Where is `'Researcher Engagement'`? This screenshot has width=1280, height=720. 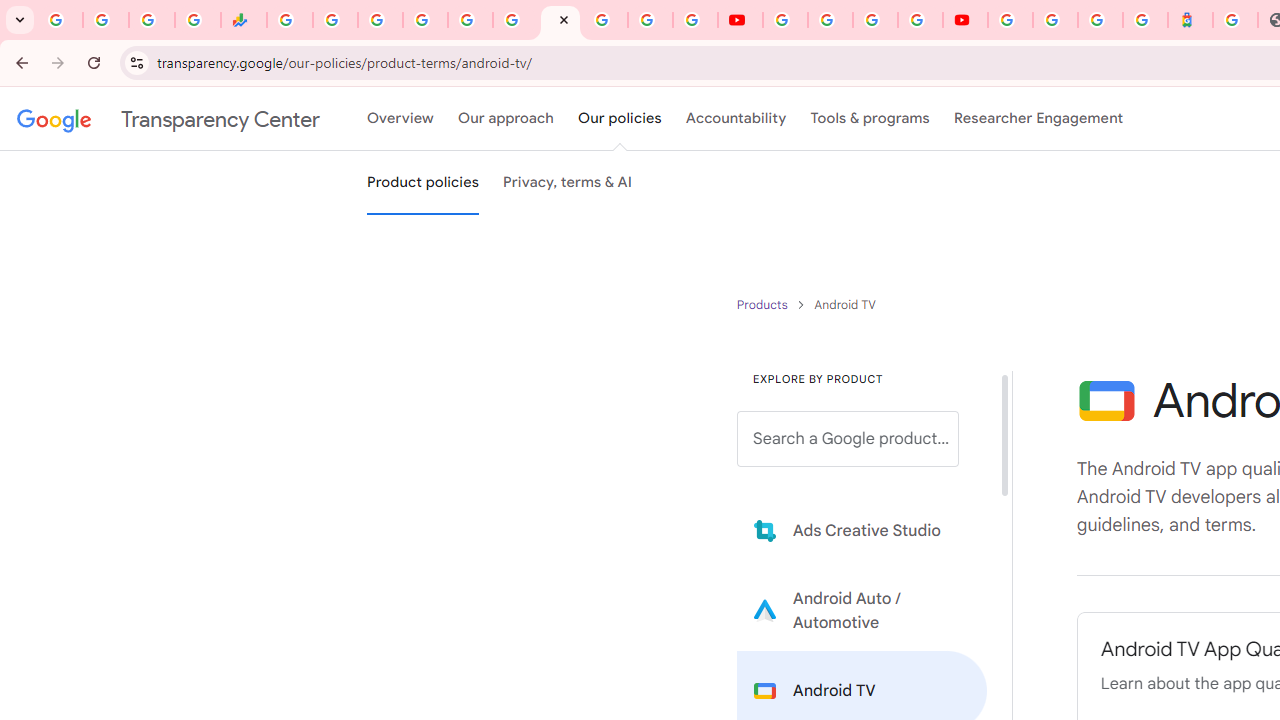
'Researcher Engagement' is located at coordinates (1038, 119).